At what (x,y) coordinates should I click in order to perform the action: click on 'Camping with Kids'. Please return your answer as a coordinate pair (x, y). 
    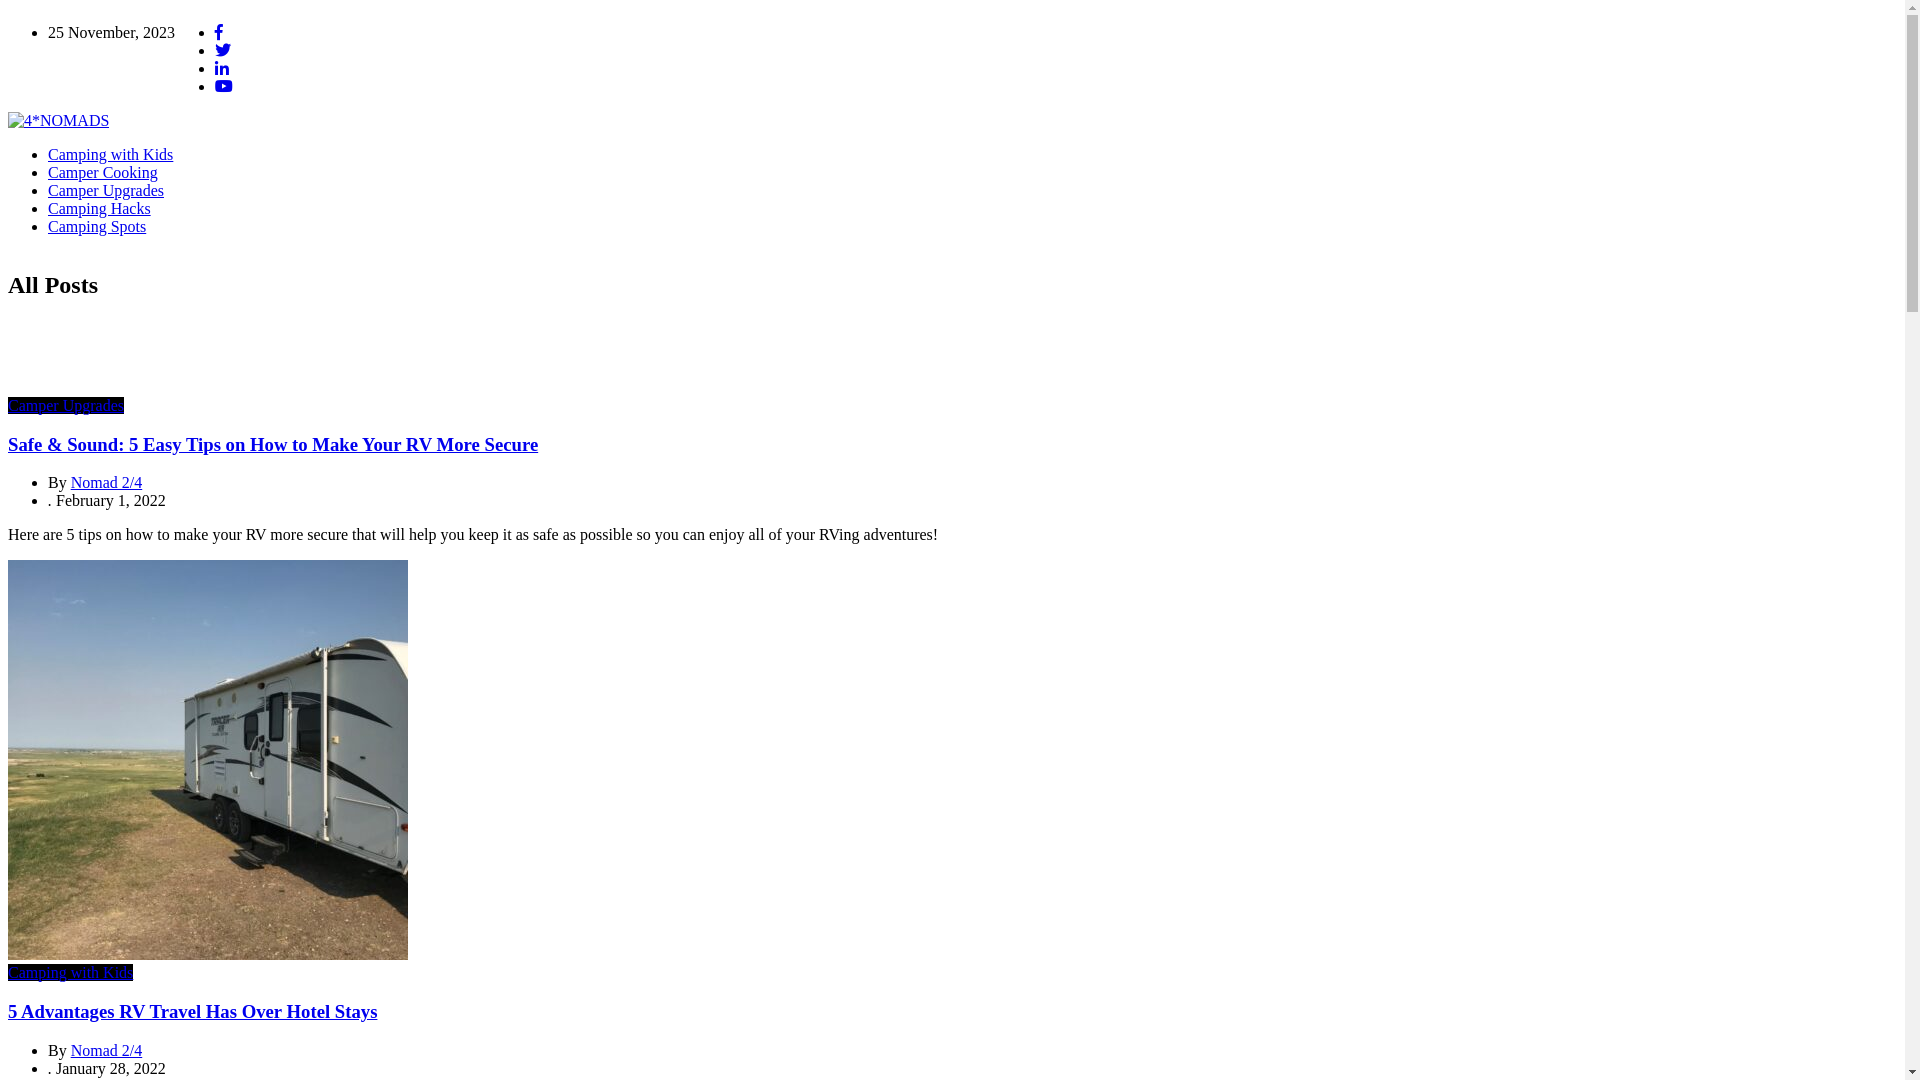
    Looking at the image, I should click on (109, 153).